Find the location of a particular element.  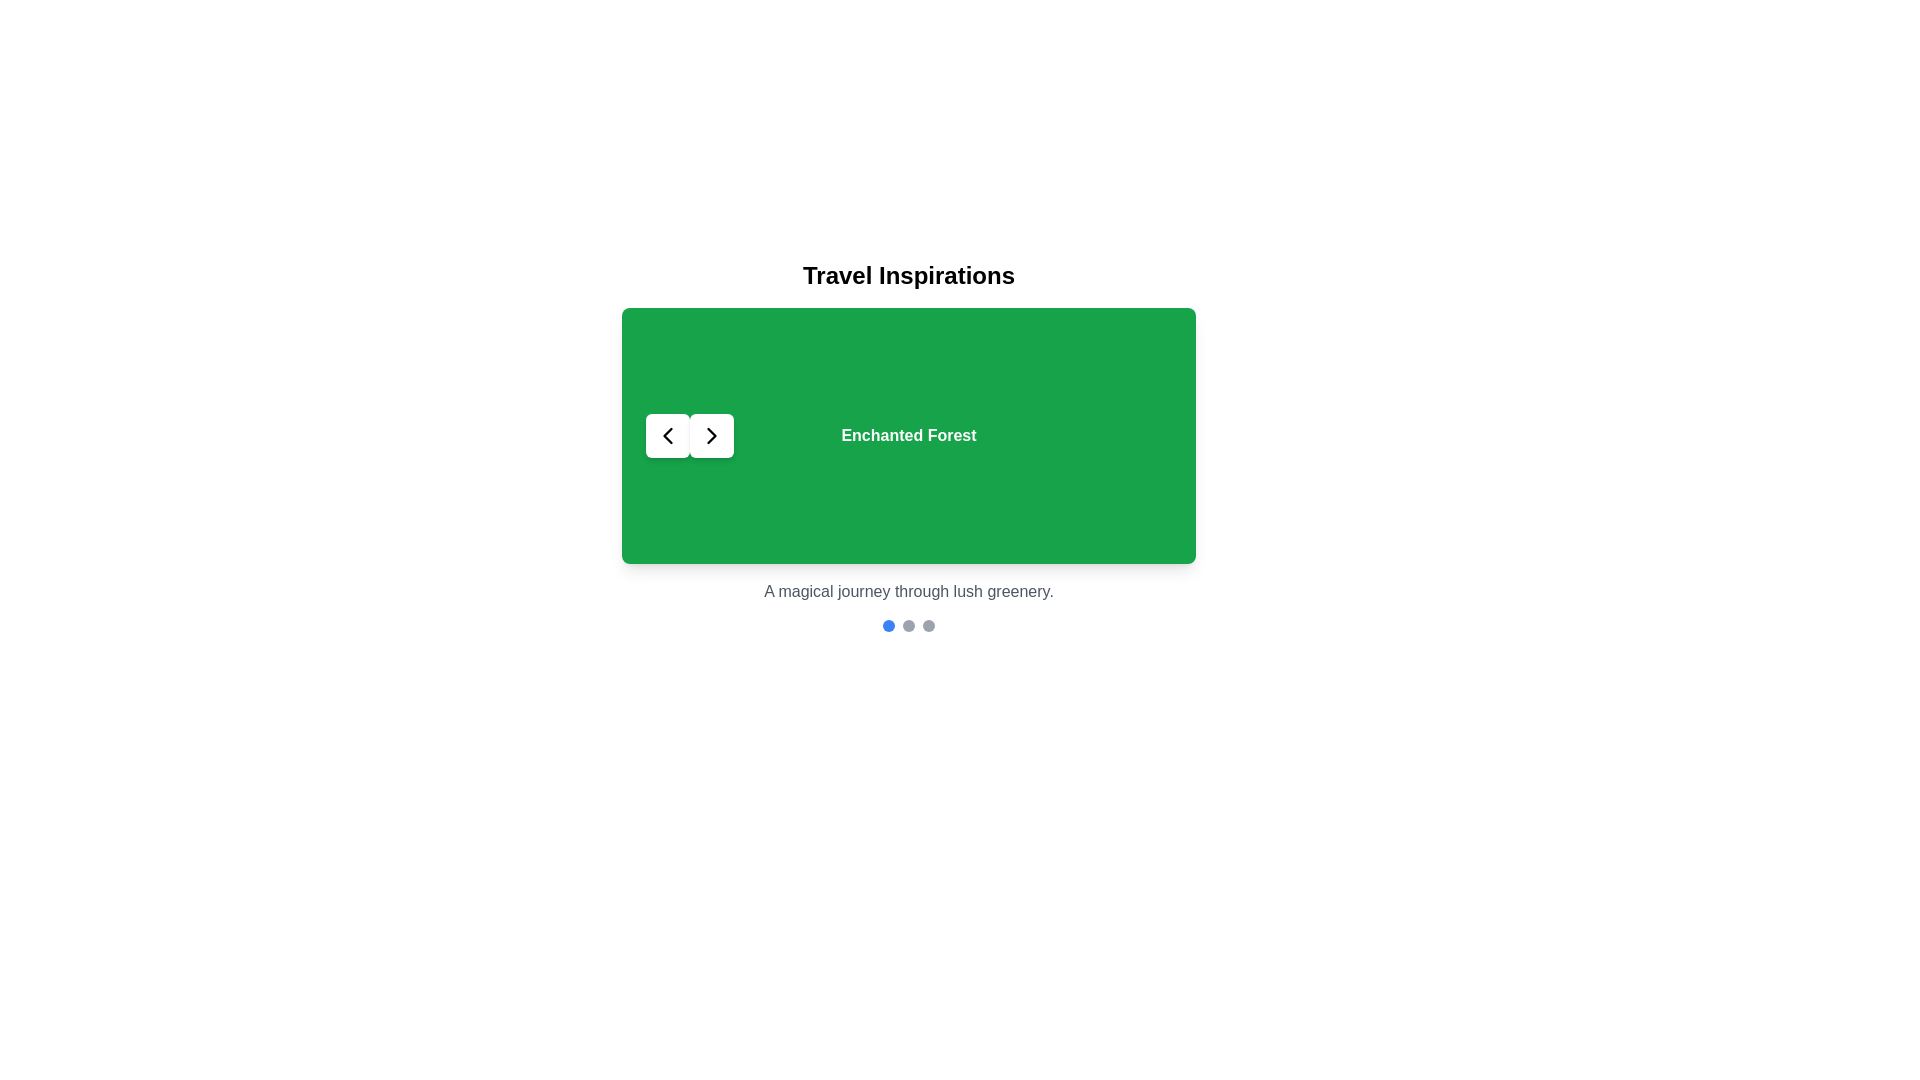

the rectangular button with a black leftward arrow icon for accessibility is located at coordinates (667, 434).